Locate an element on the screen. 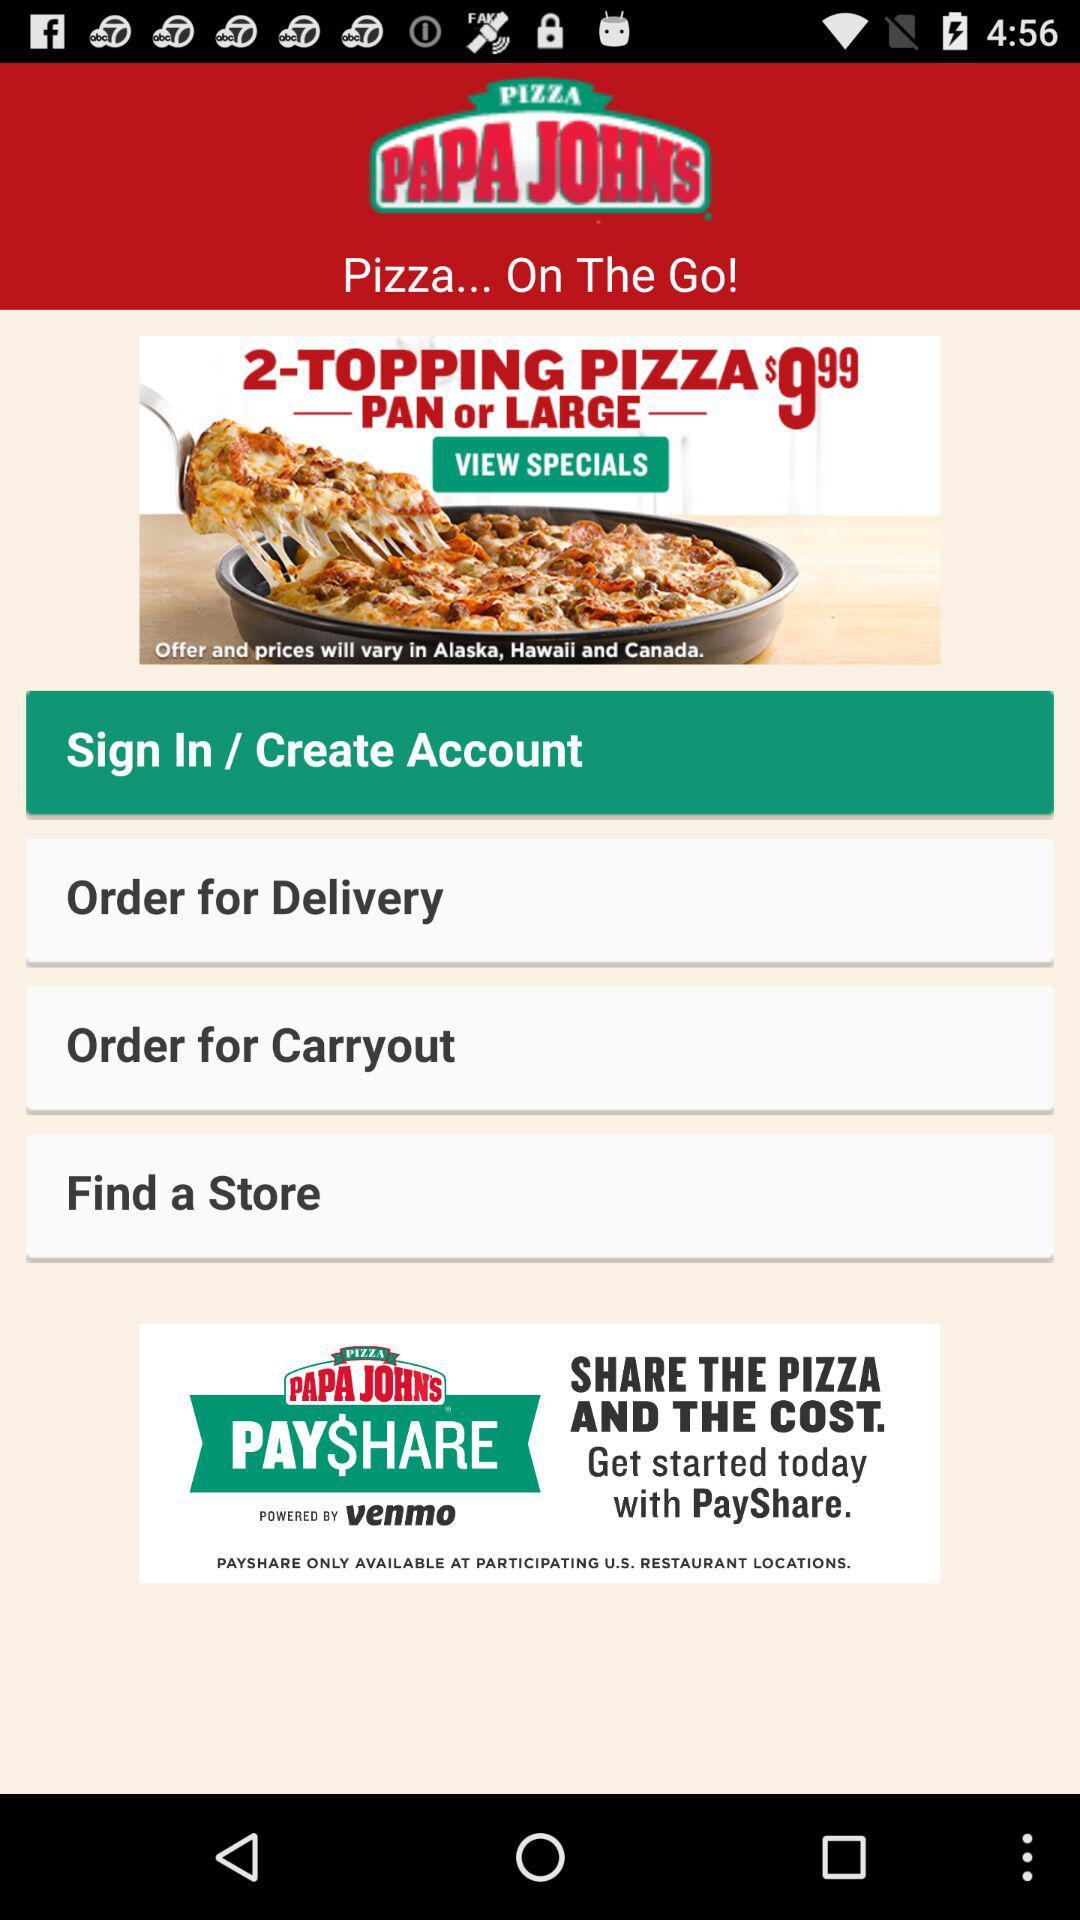  view specials is located at coordinates (540, 500).